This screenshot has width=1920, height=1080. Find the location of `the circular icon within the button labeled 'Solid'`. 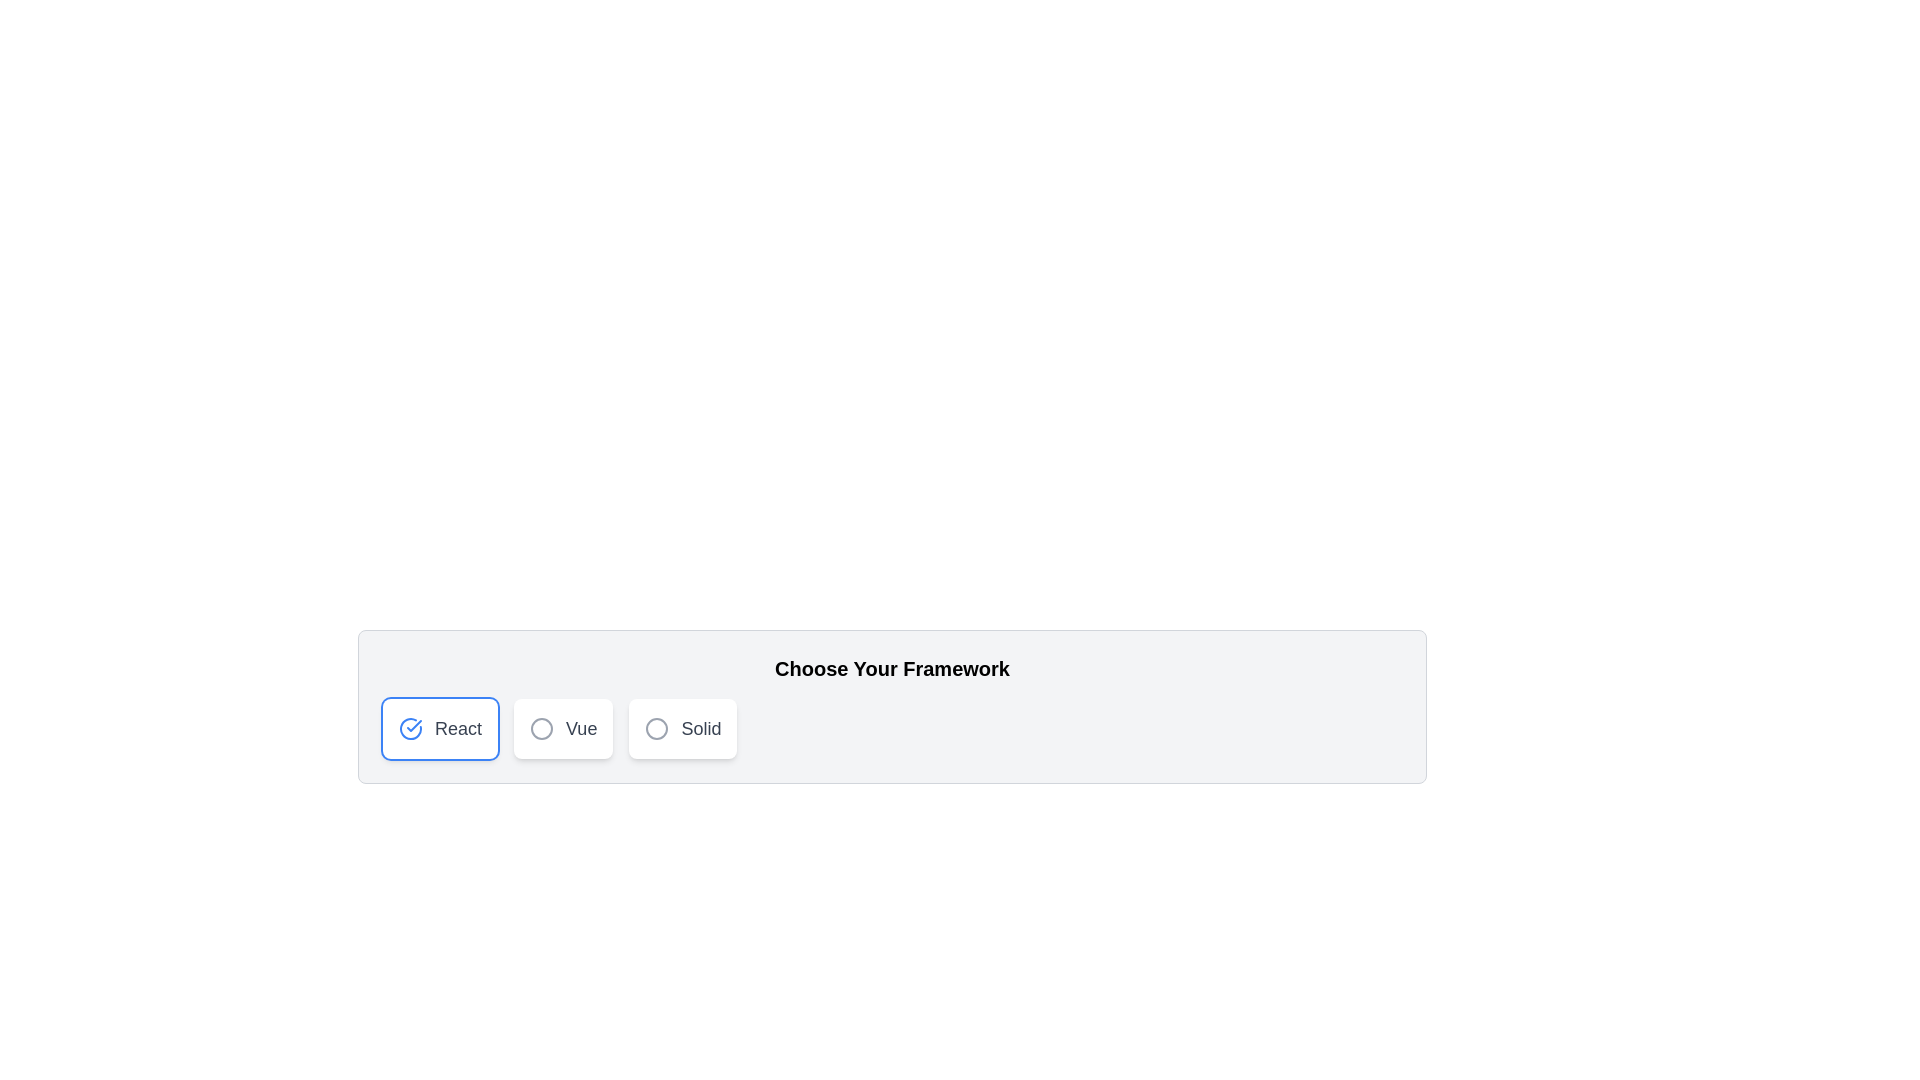

the circular icon within the button labeled 'Solid' is located at coordinates (657, 729).